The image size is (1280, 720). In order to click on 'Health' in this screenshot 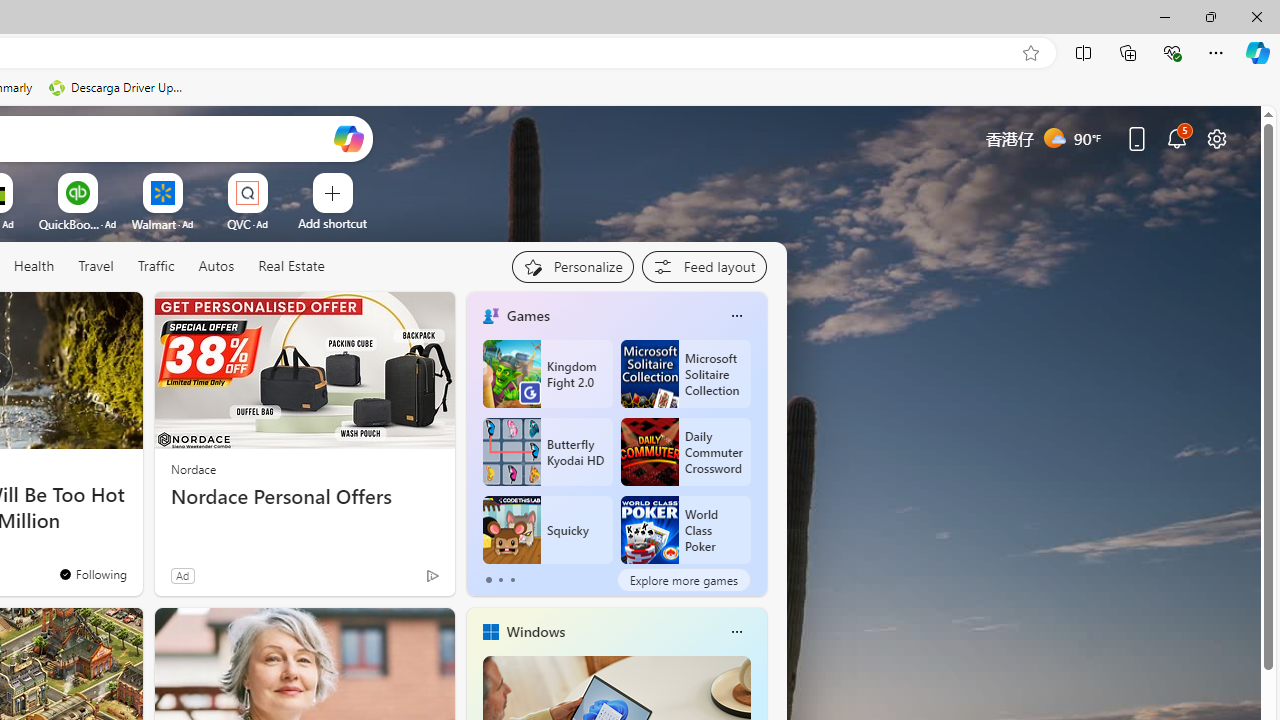, I will do `click(34, 265)`.